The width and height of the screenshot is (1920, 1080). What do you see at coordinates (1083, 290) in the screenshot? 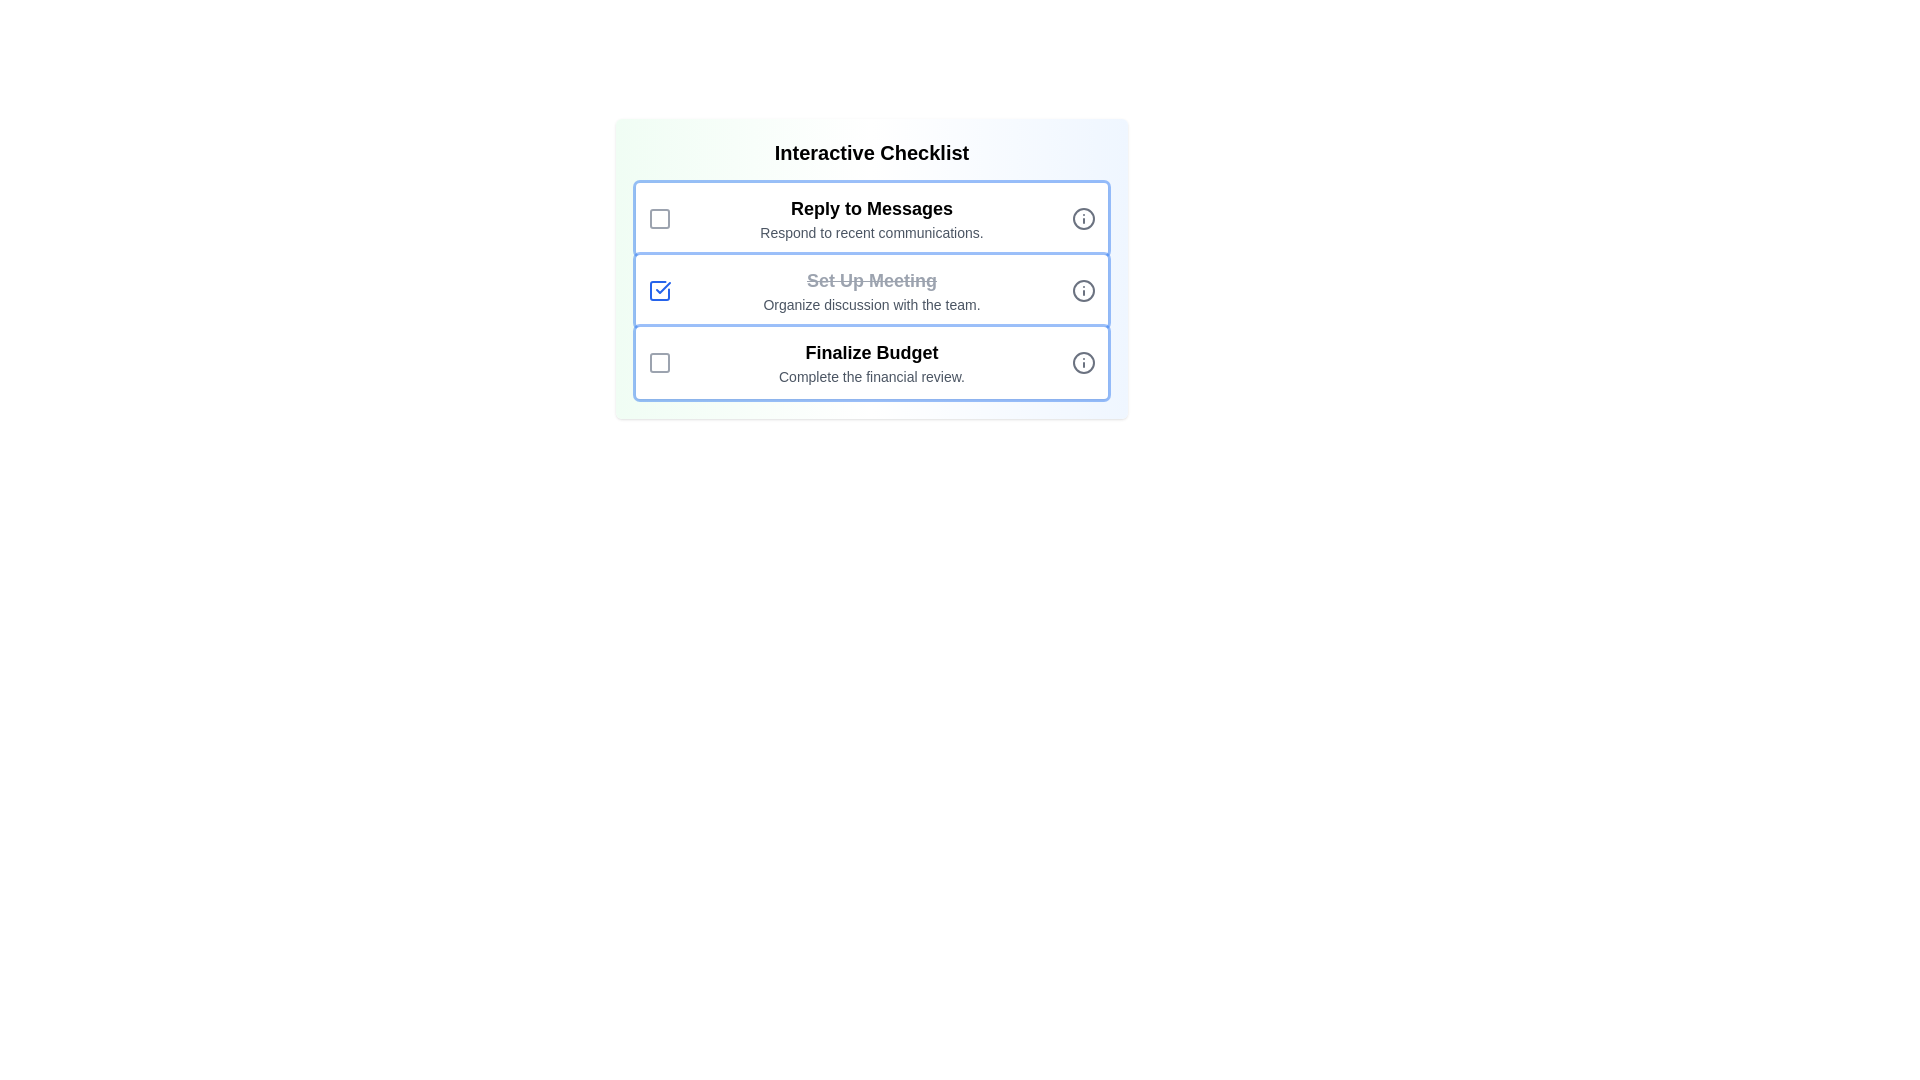
I see `the information icon next to the task Set Up Meeting` at bounding box center [1083, 290].